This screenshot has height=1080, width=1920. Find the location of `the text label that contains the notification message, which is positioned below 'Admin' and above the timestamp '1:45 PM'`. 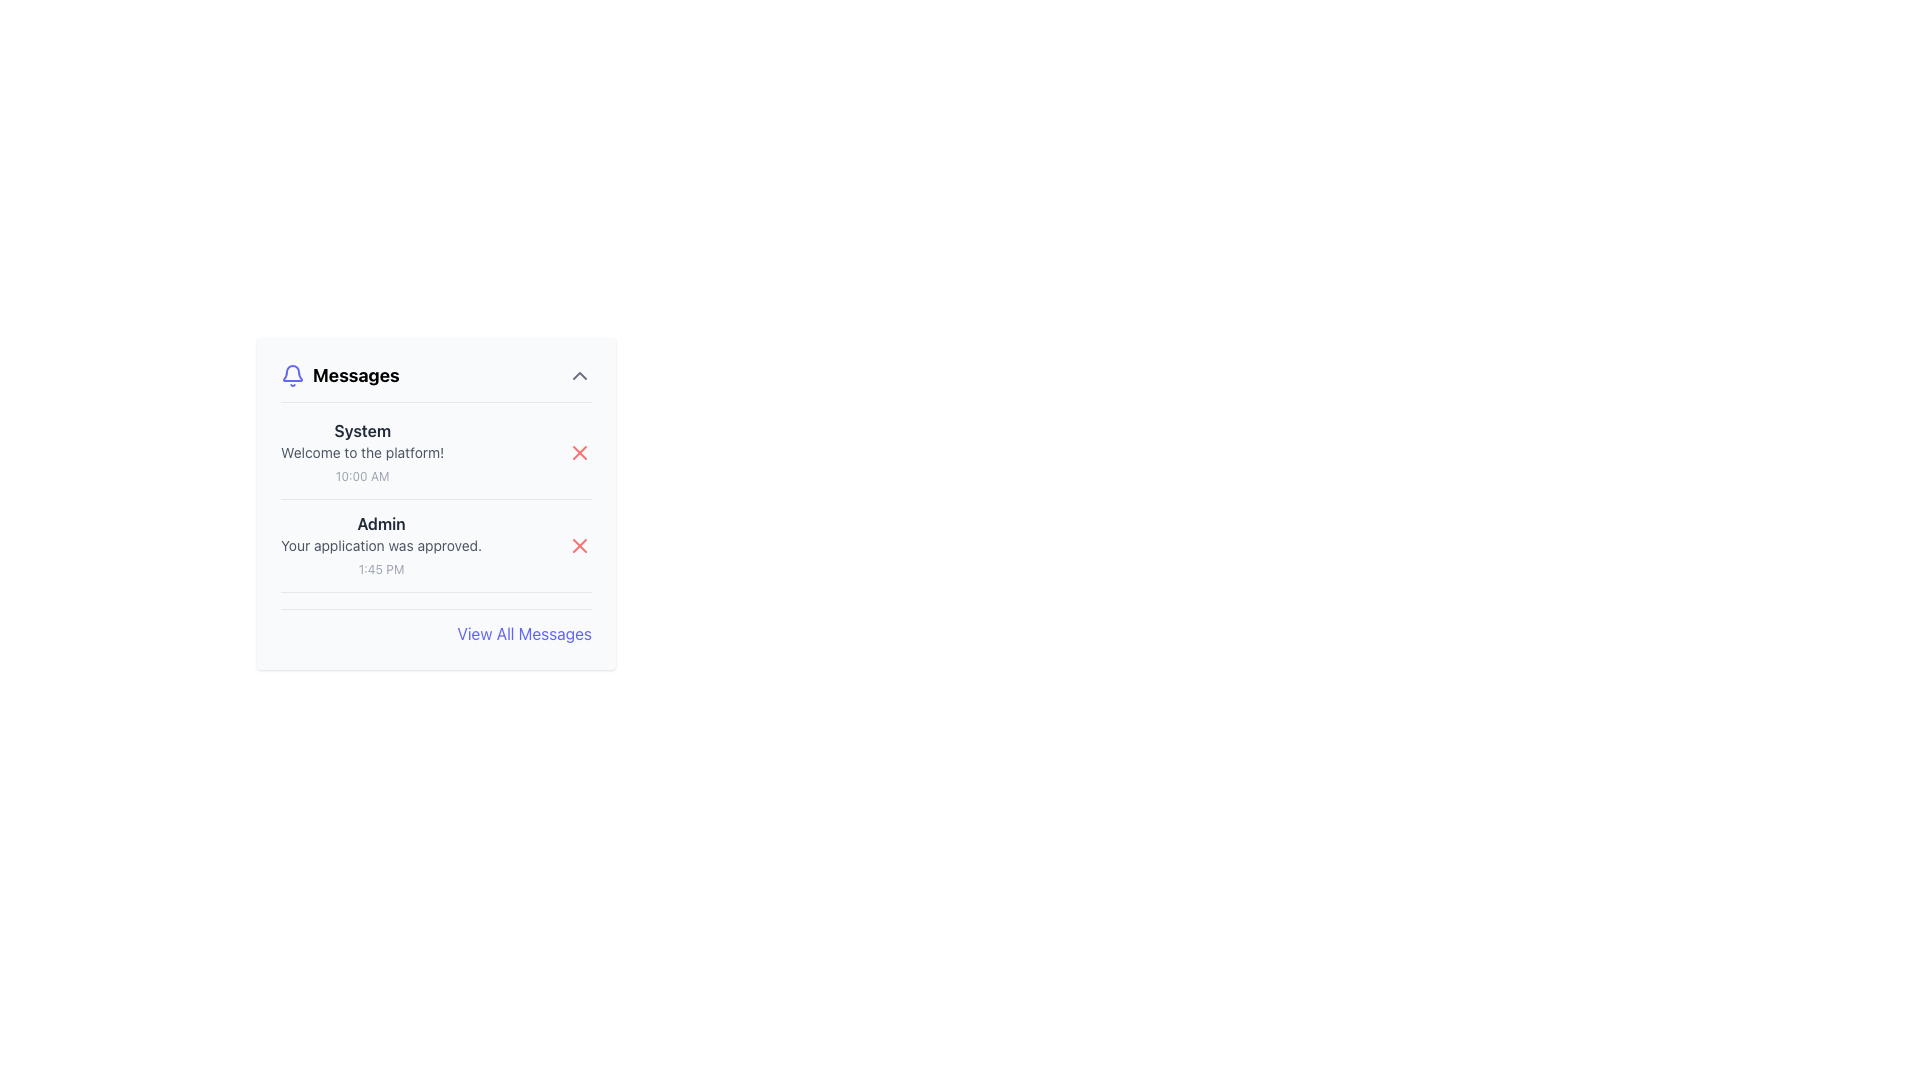

the text label that contains the notification message, which is positioned below 'Admin' and above the timestamp '1:45 PM' is located at coordinates (381, 546).